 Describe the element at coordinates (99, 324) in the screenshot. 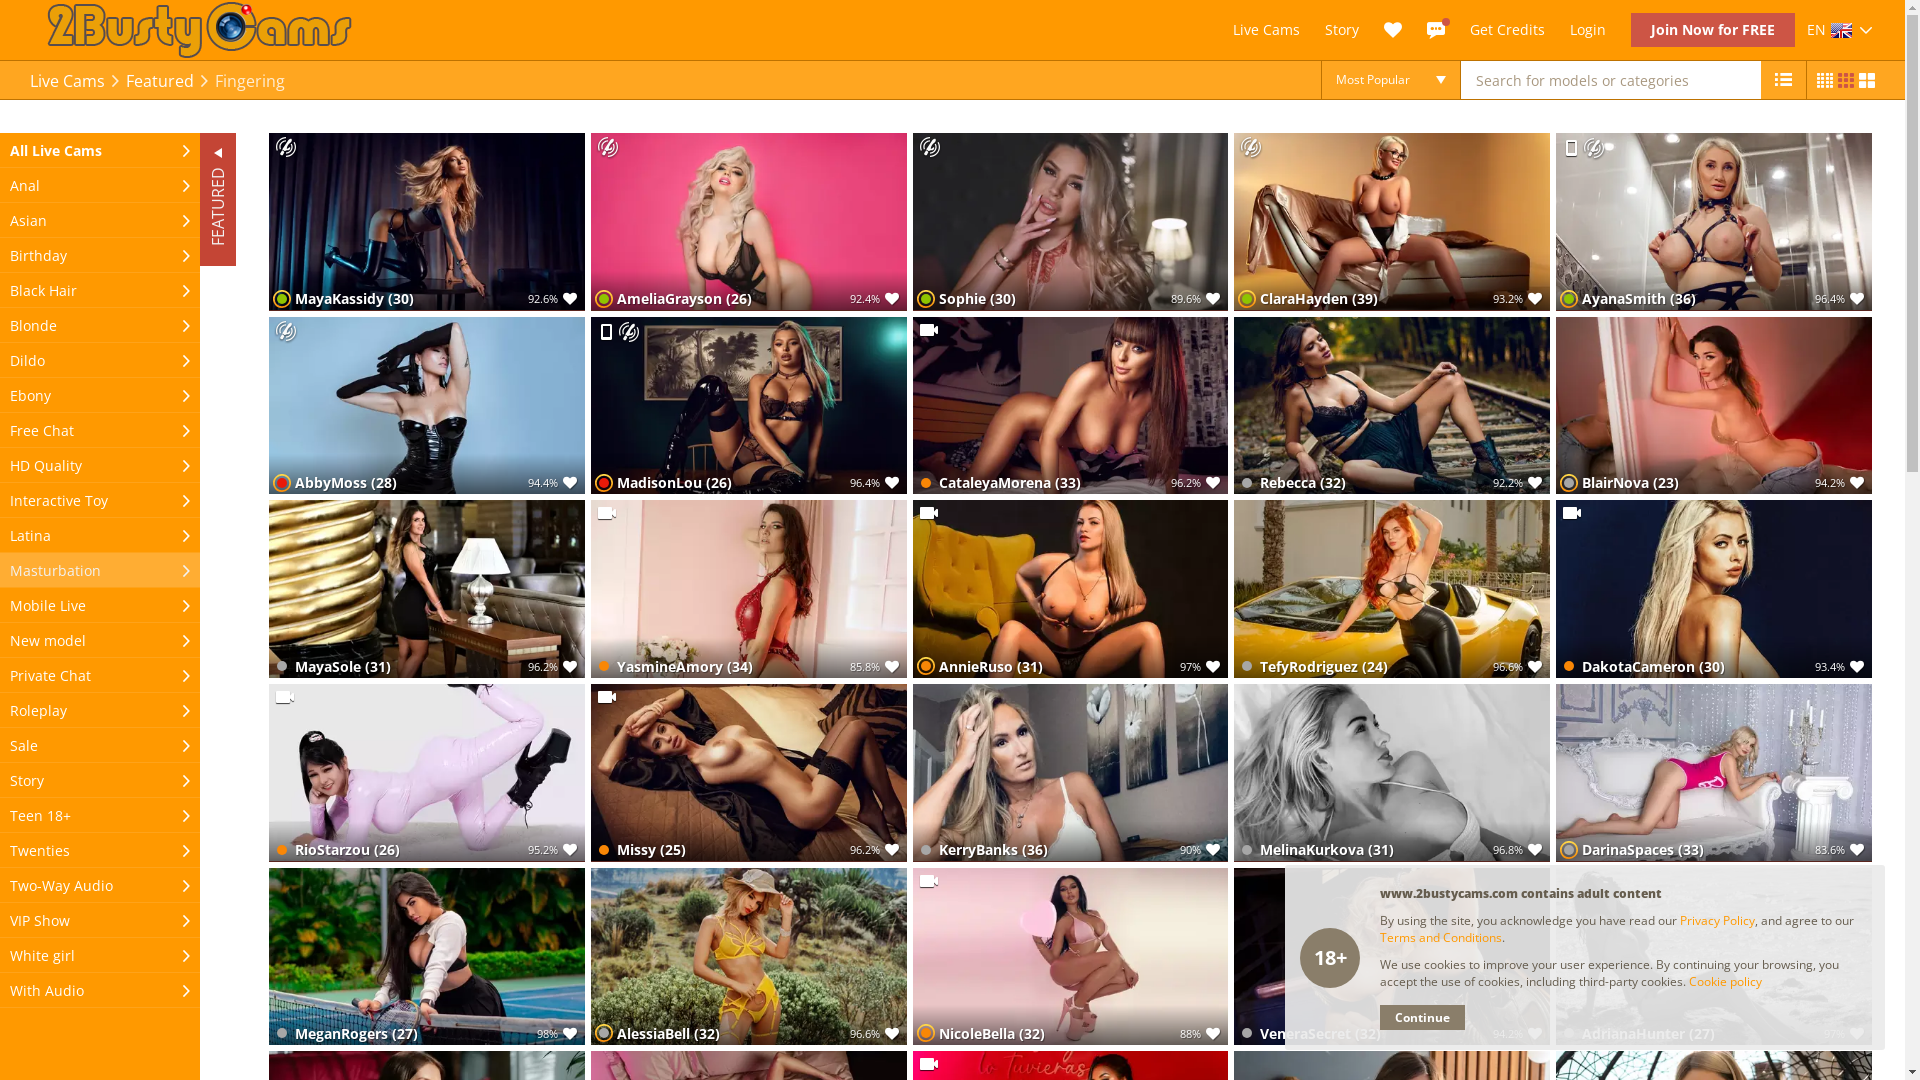

I see `'Blonde'` at that location.